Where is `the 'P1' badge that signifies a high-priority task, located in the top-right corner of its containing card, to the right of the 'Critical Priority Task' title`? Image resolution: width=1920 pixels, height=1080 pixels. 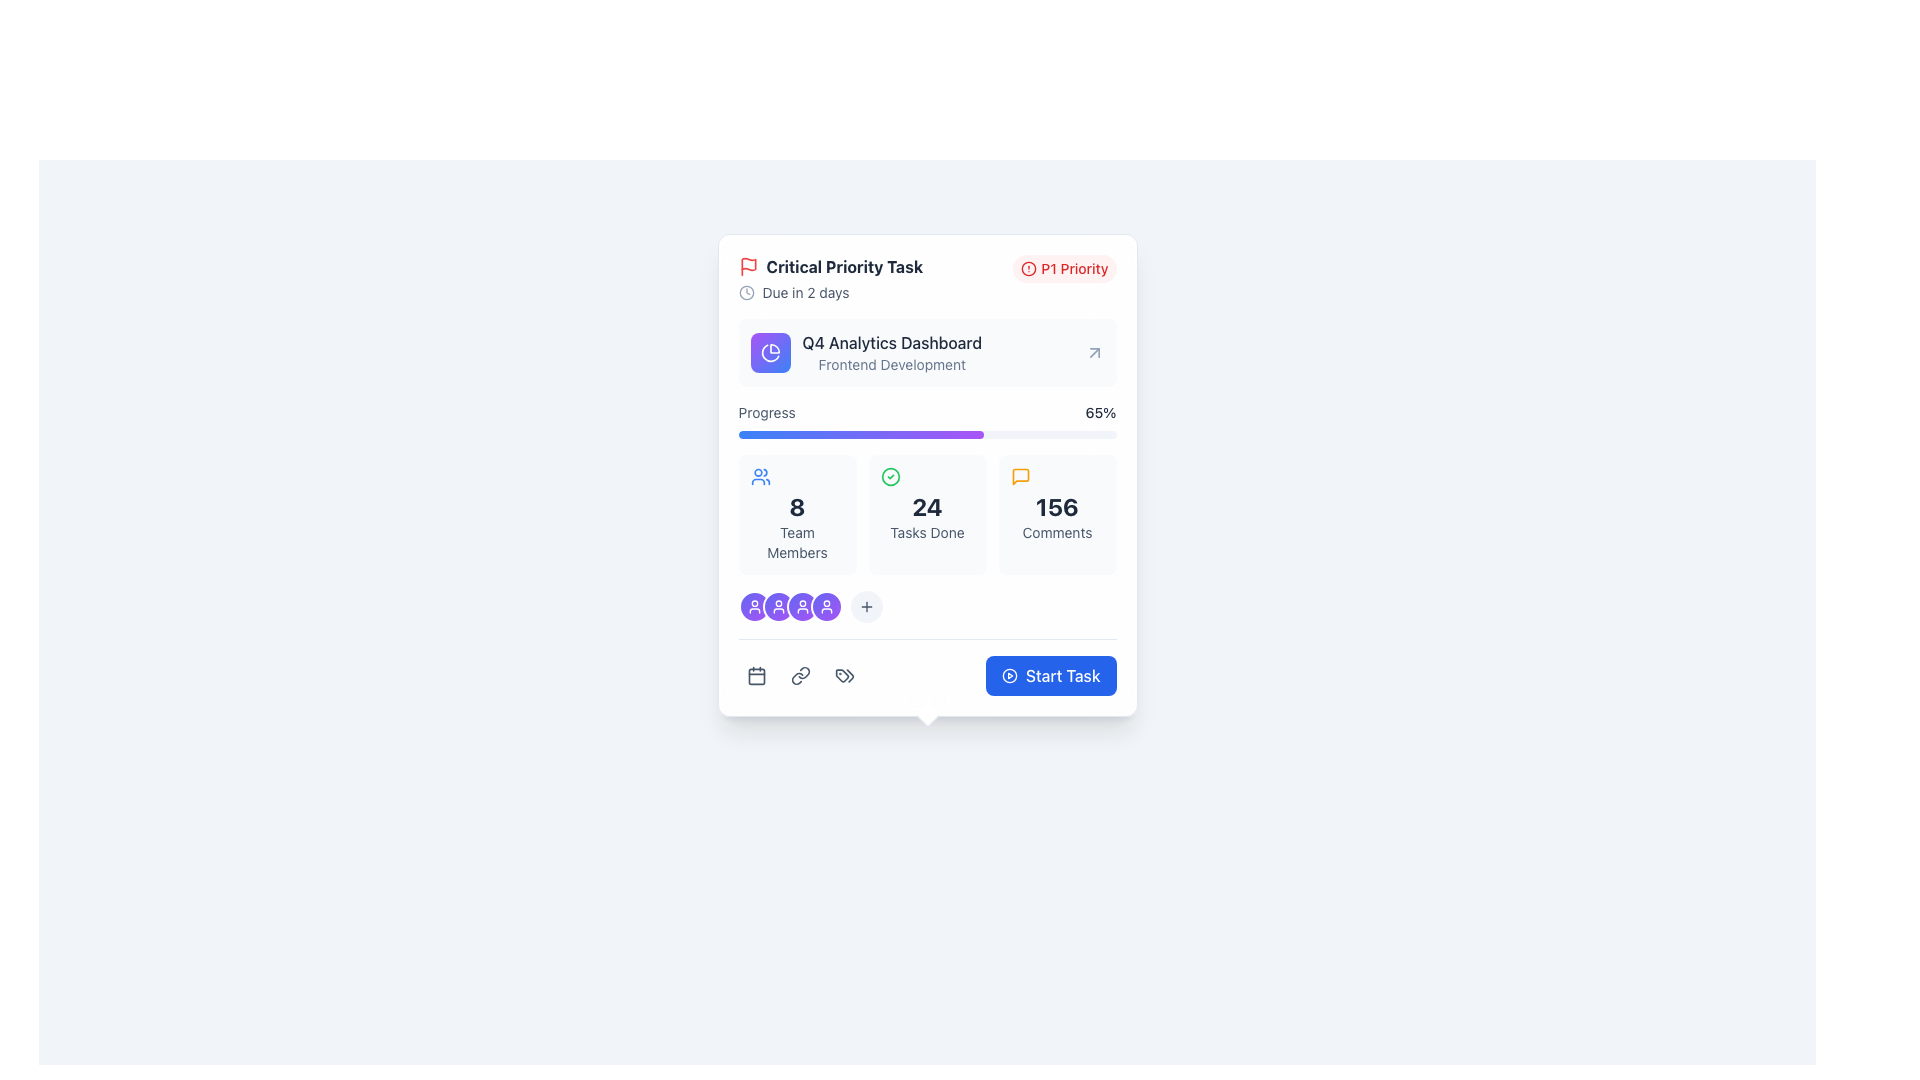 the 'P1' badge that signifies a high-priority task, located in the top-right corner of its containing card, to the right of the 'Critical Priority Task' title is located at coordinates (1064, 268).